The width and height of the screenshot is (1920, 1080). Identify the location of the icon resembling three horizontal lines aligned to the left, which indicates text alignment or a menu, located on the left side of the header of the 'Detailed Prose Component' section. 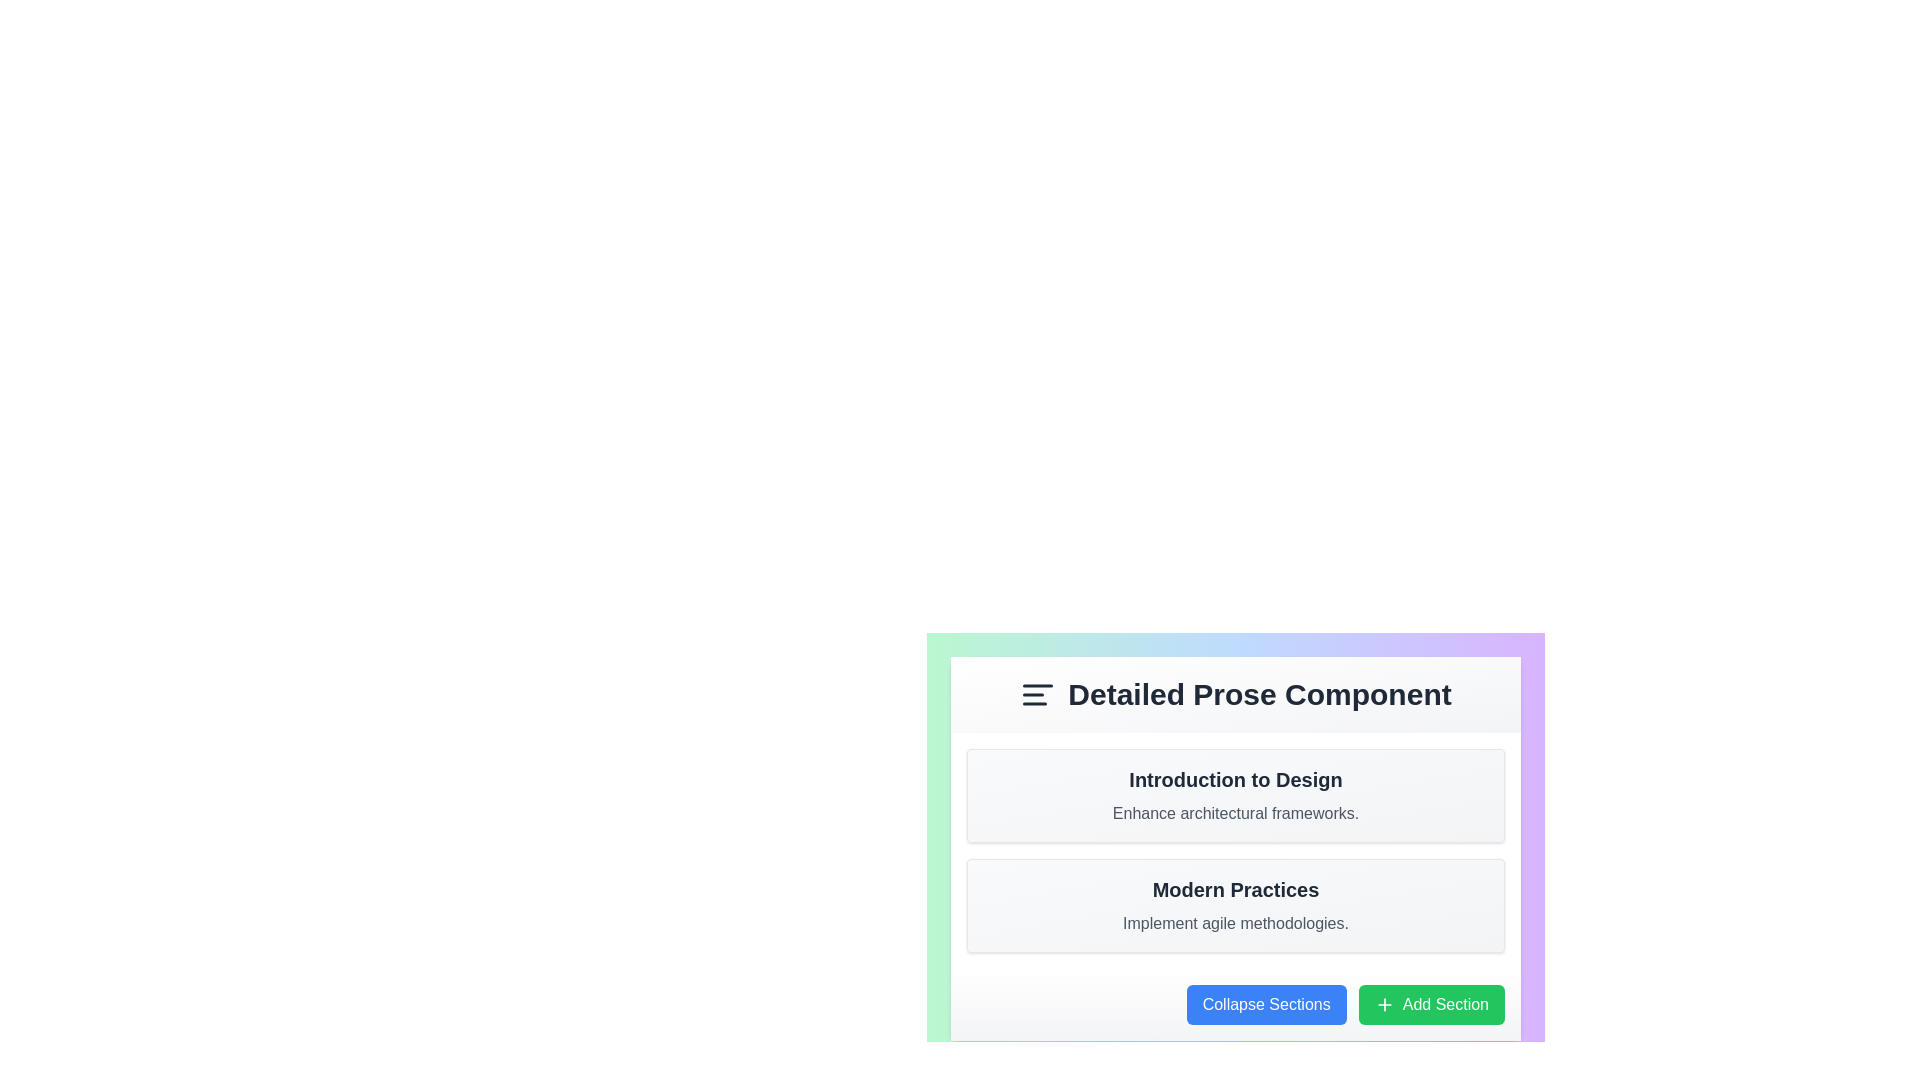
(1038, 693).